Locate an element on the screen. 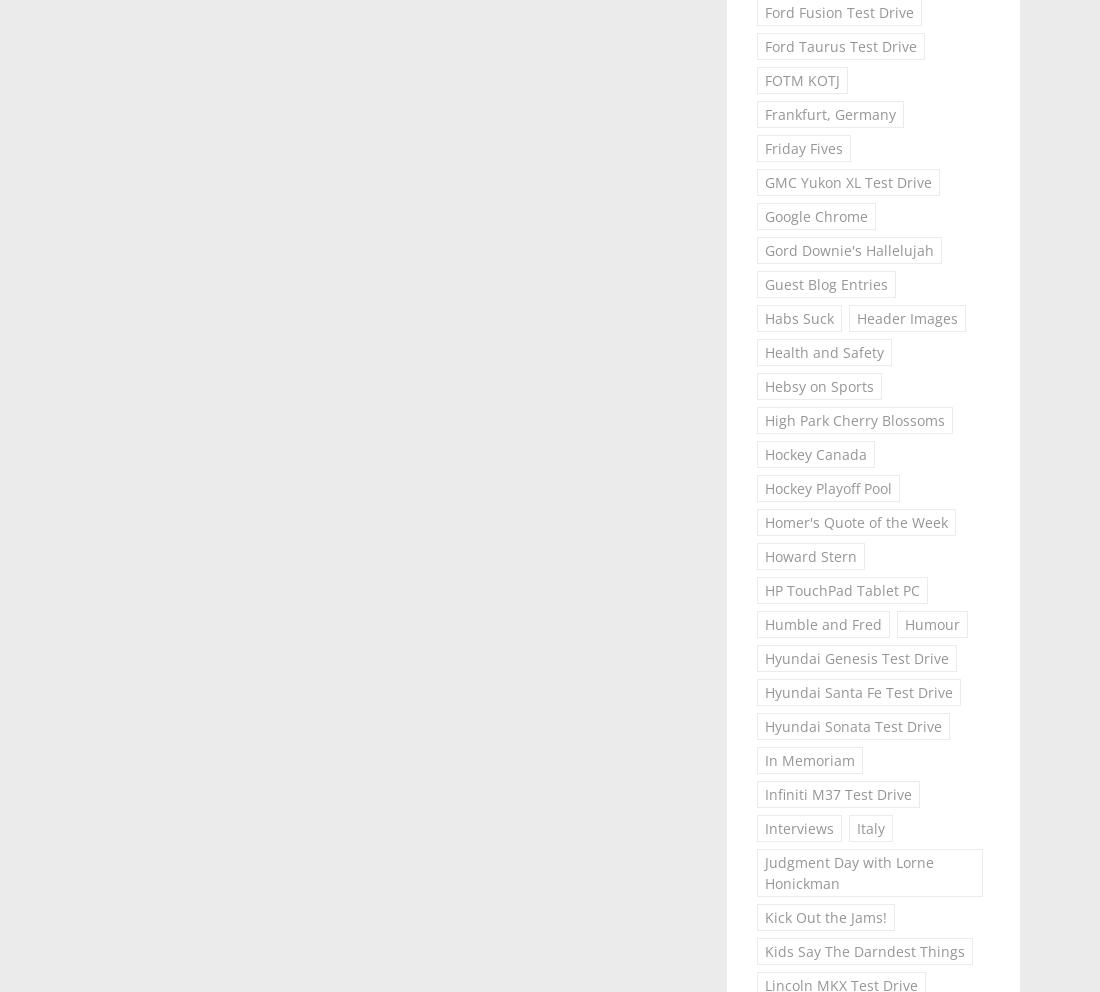 This screenshot has width=1100, height=992. 'Infiniti M37 Test Drive' is located at coordinates (836, 794).